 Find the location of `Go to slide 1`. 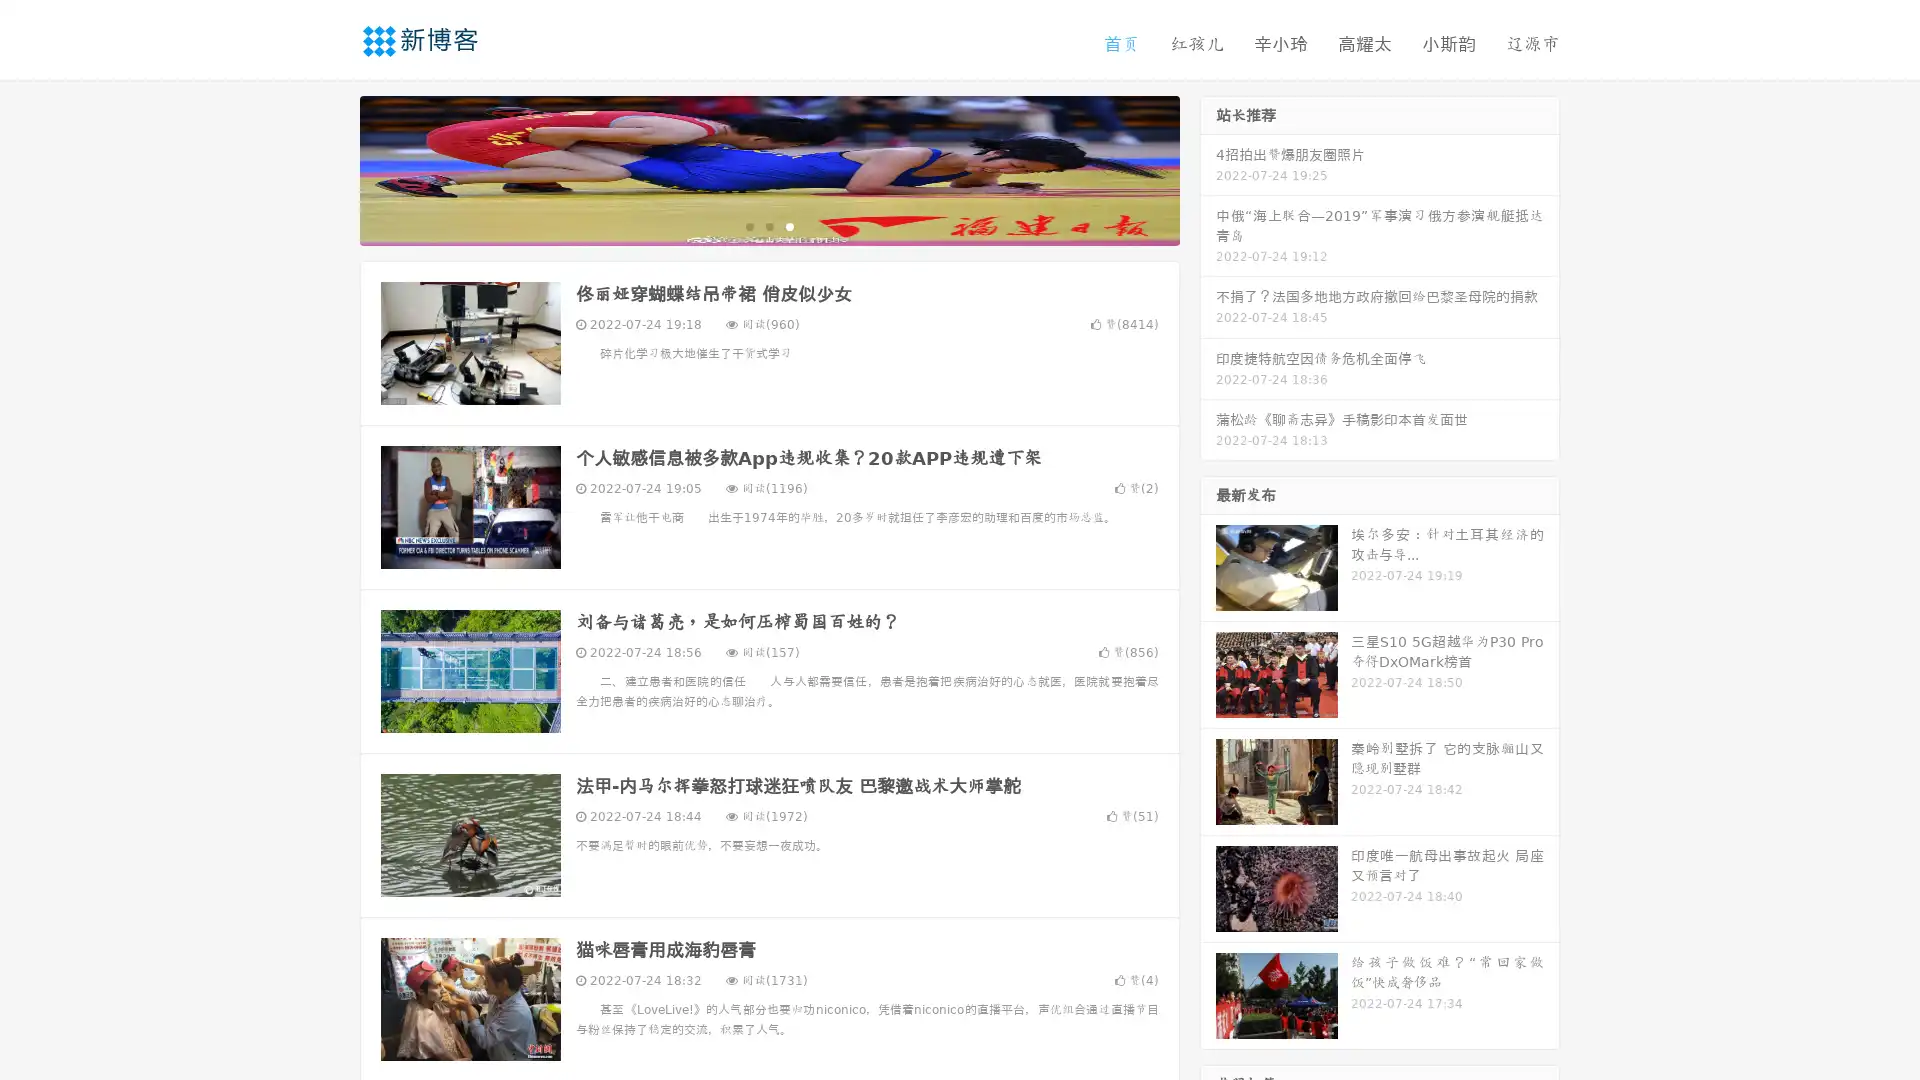

Go to slide 1 is located at coordinates (748, 225).